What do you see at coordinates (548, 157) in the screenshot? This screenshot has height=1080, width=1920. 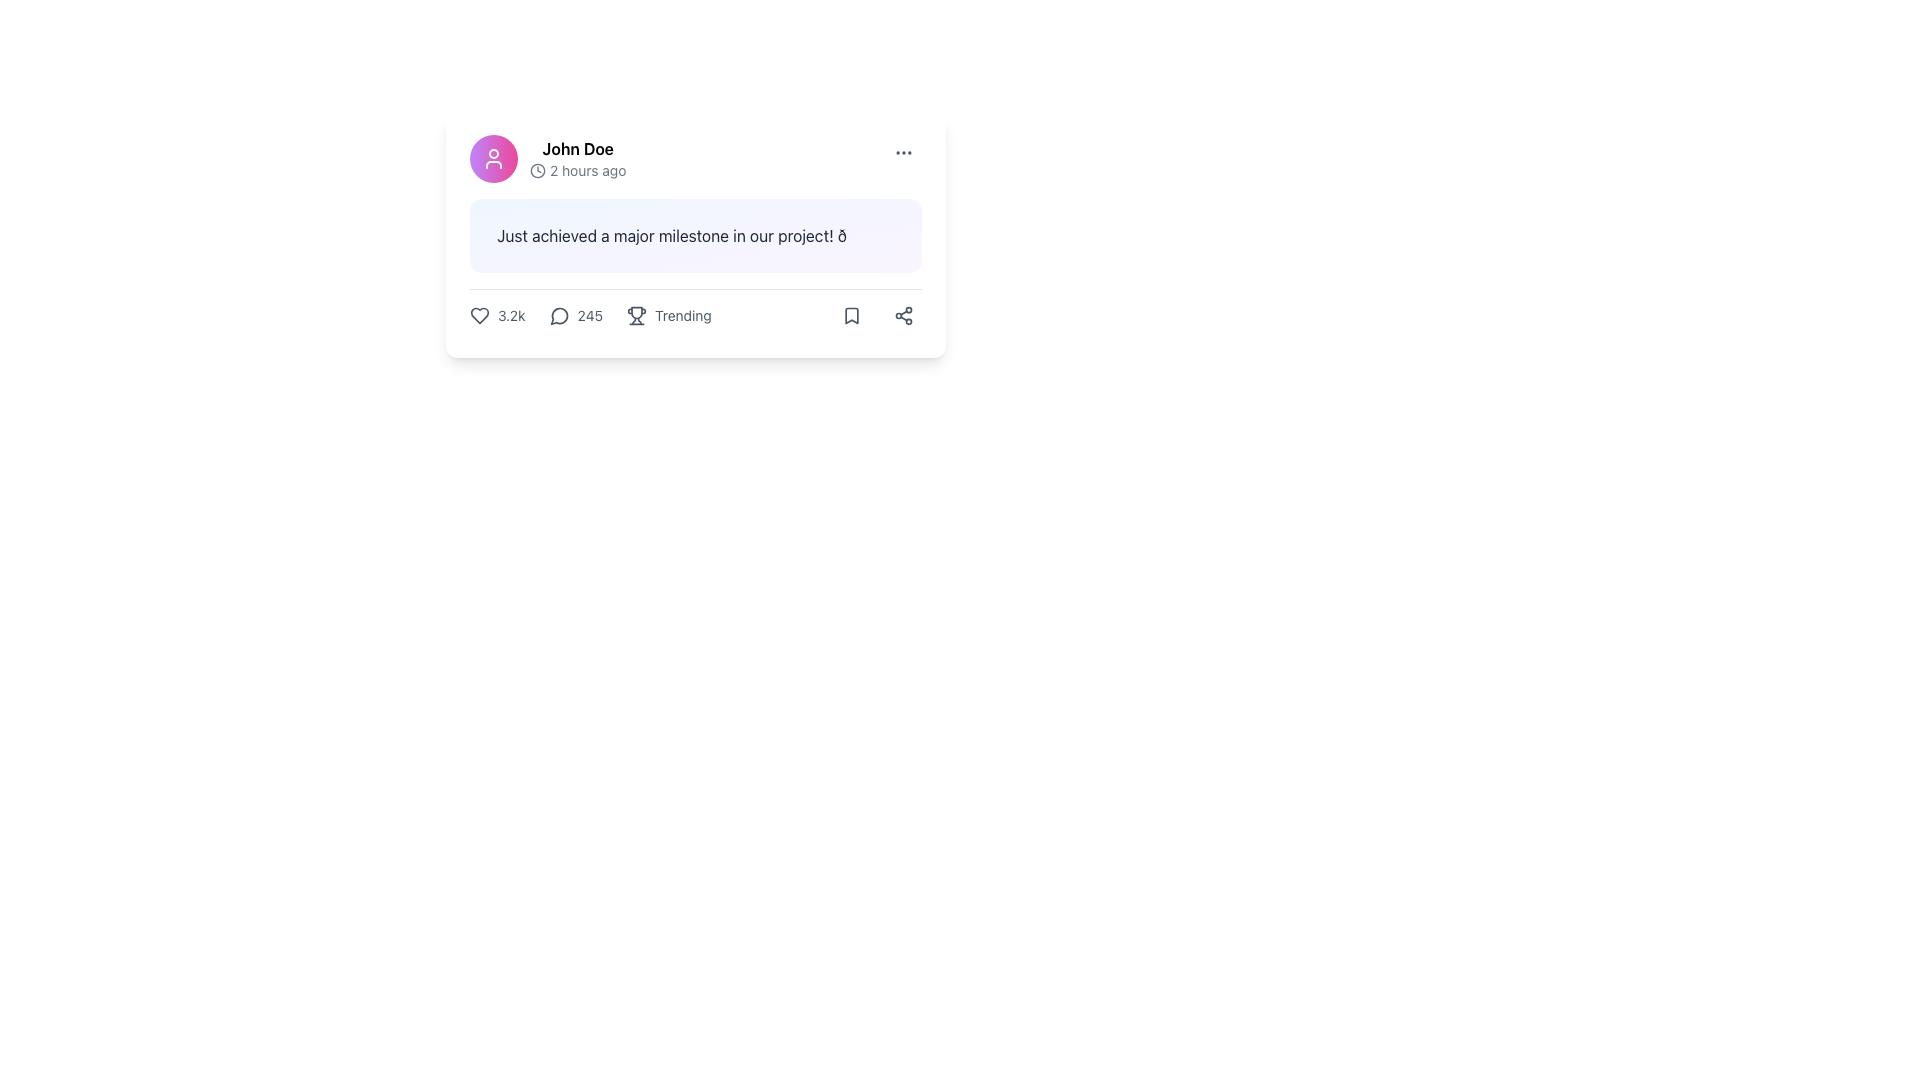 I see `the Profile banner containing the user's name 'John Doe' and the timestamp '2 hours ago'` at bounding box center [548, 157].